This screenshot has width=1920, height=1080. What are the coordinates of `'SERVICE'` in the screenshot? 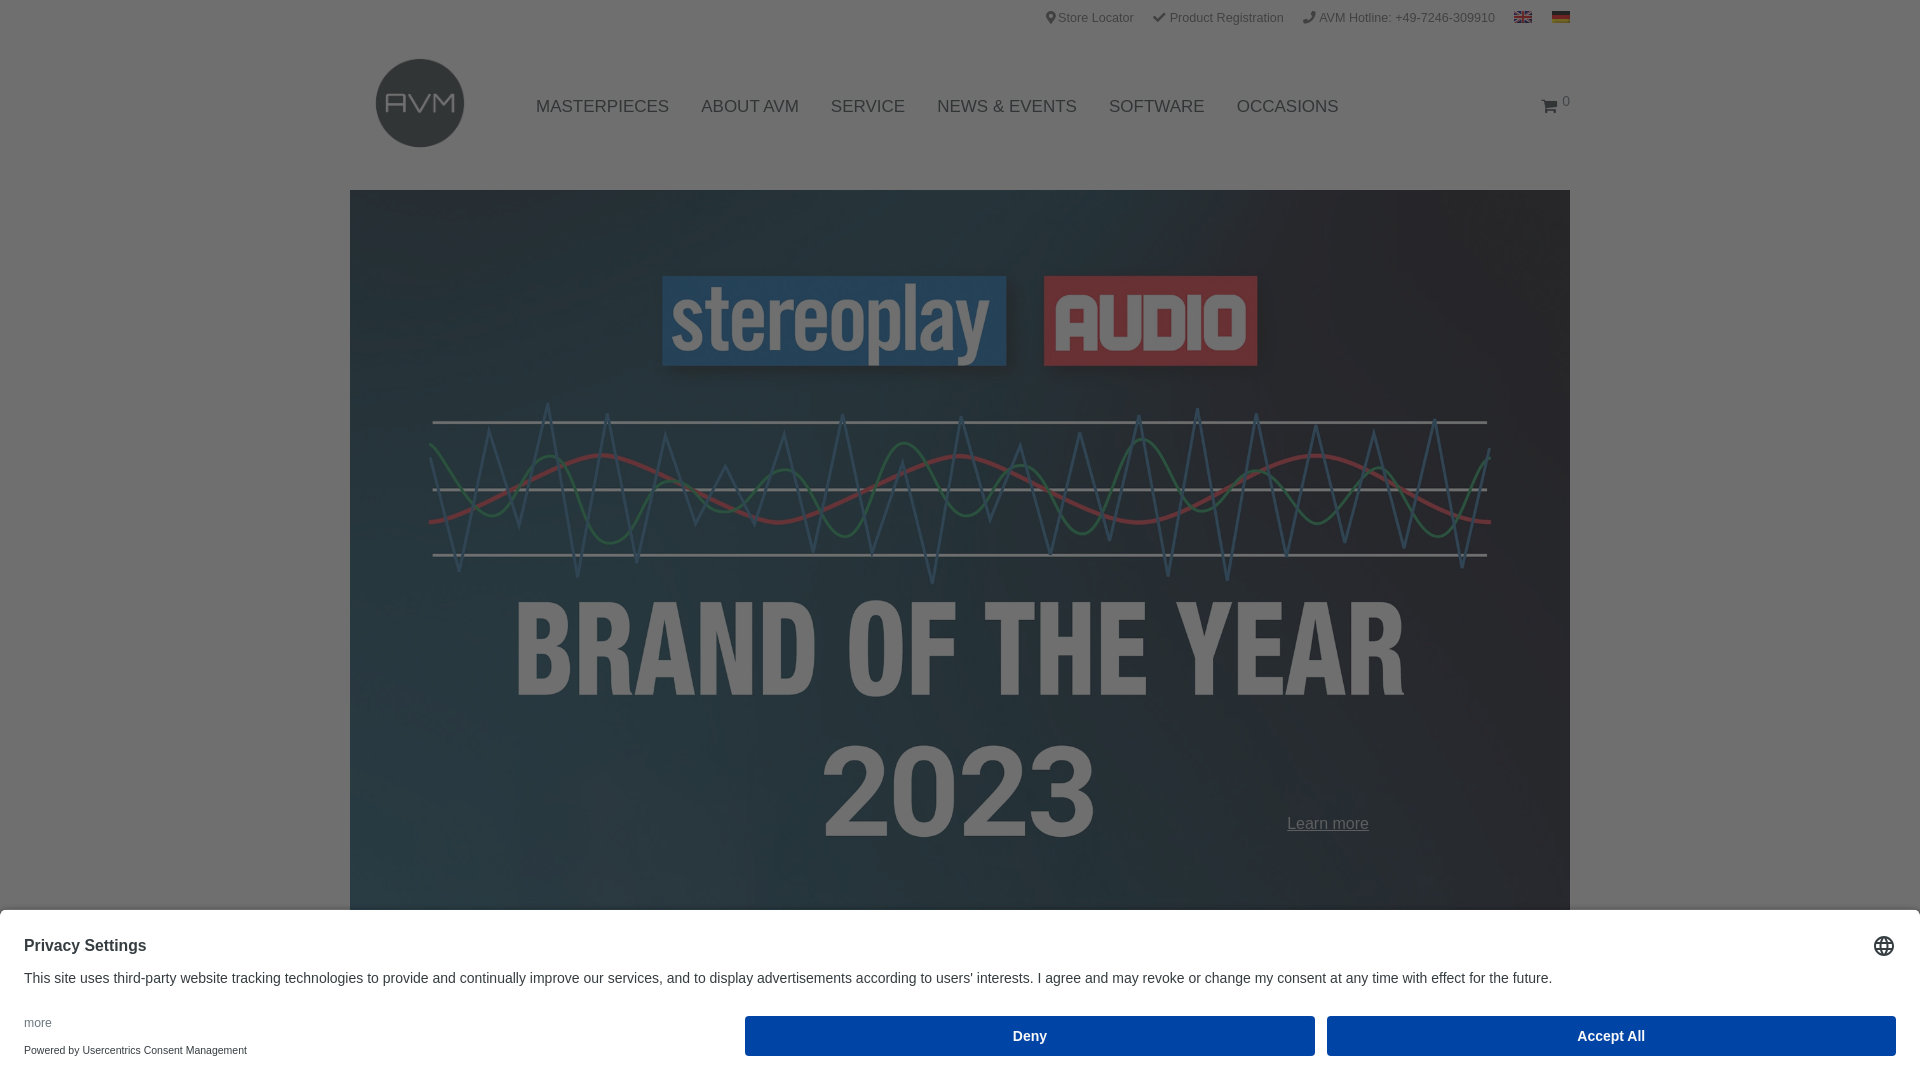 It's located at (868, 106).